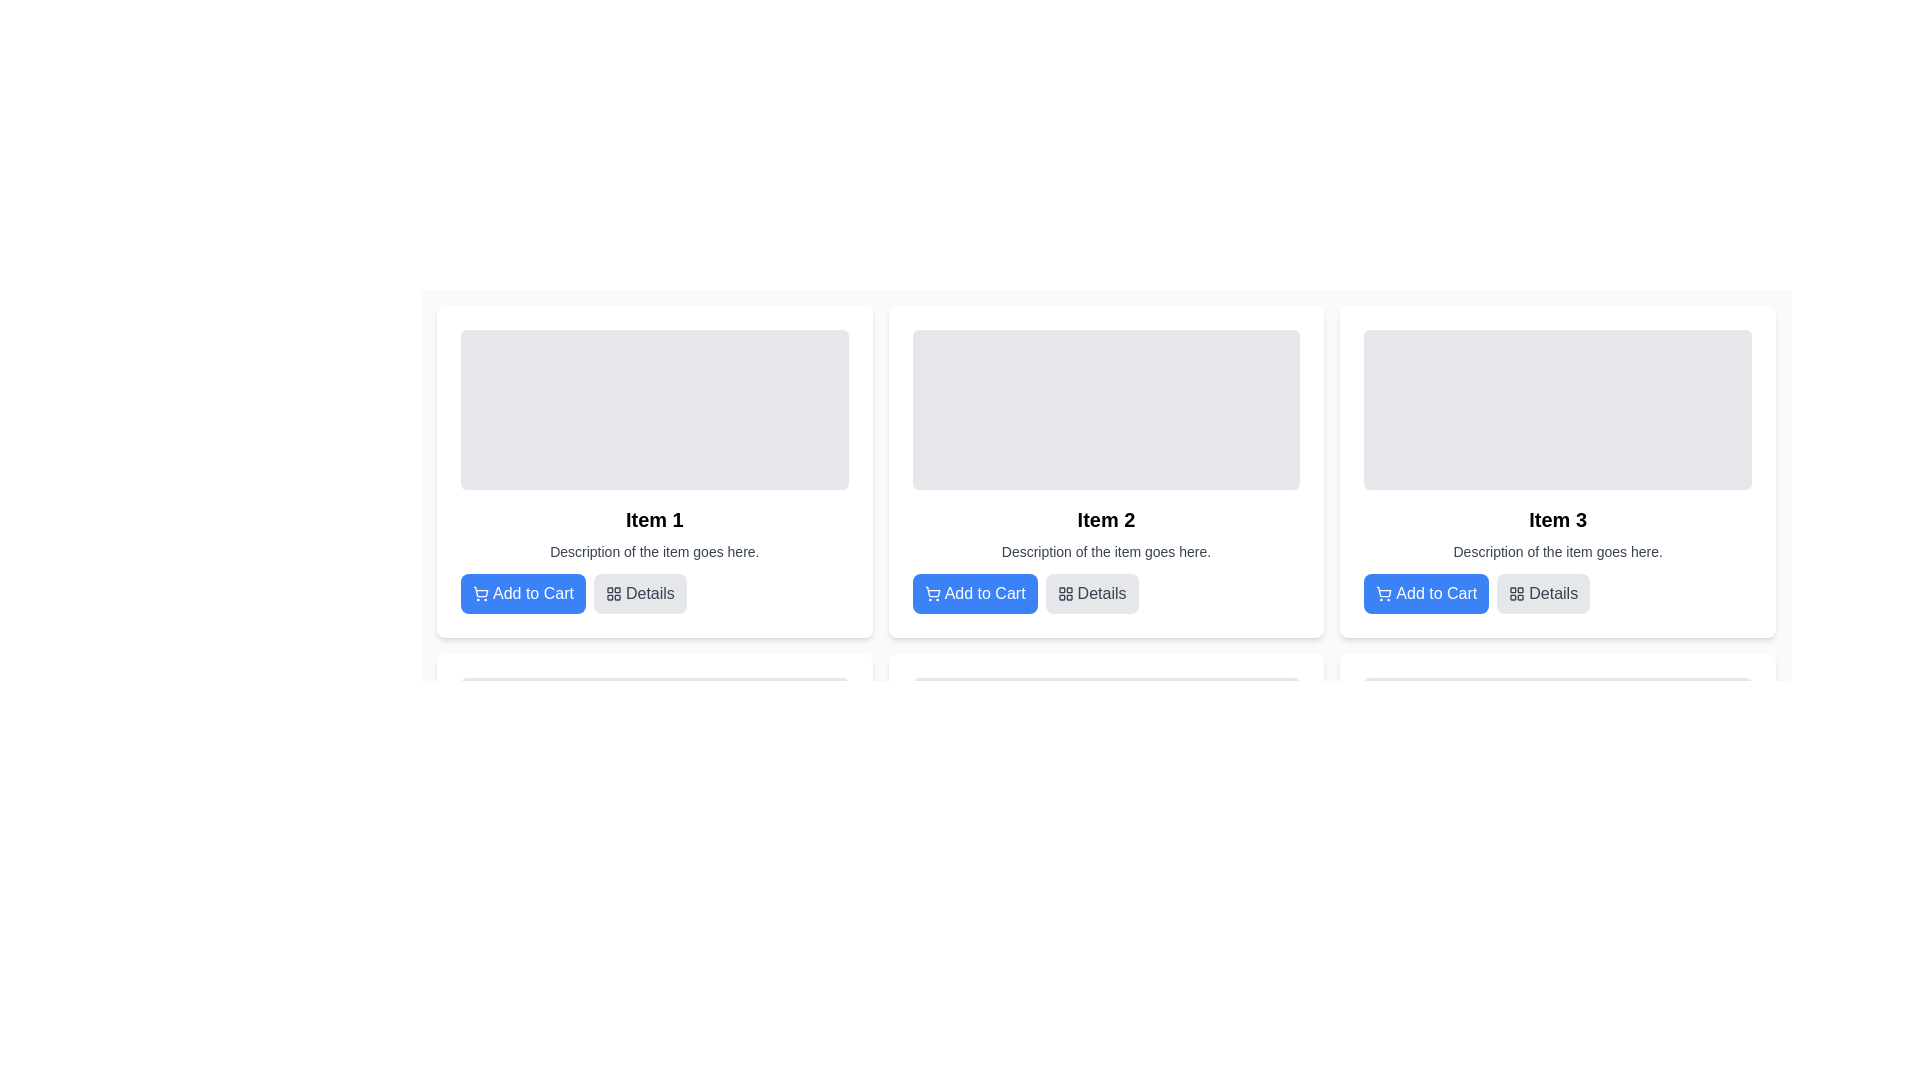  What do you see at coordinates (480, 591) in the screenshot?
I see `the shopping cart icon located inside the blue 'Add to Cart' button on the first item's card in the horizontal row of three` at bounding box center [480, 591].